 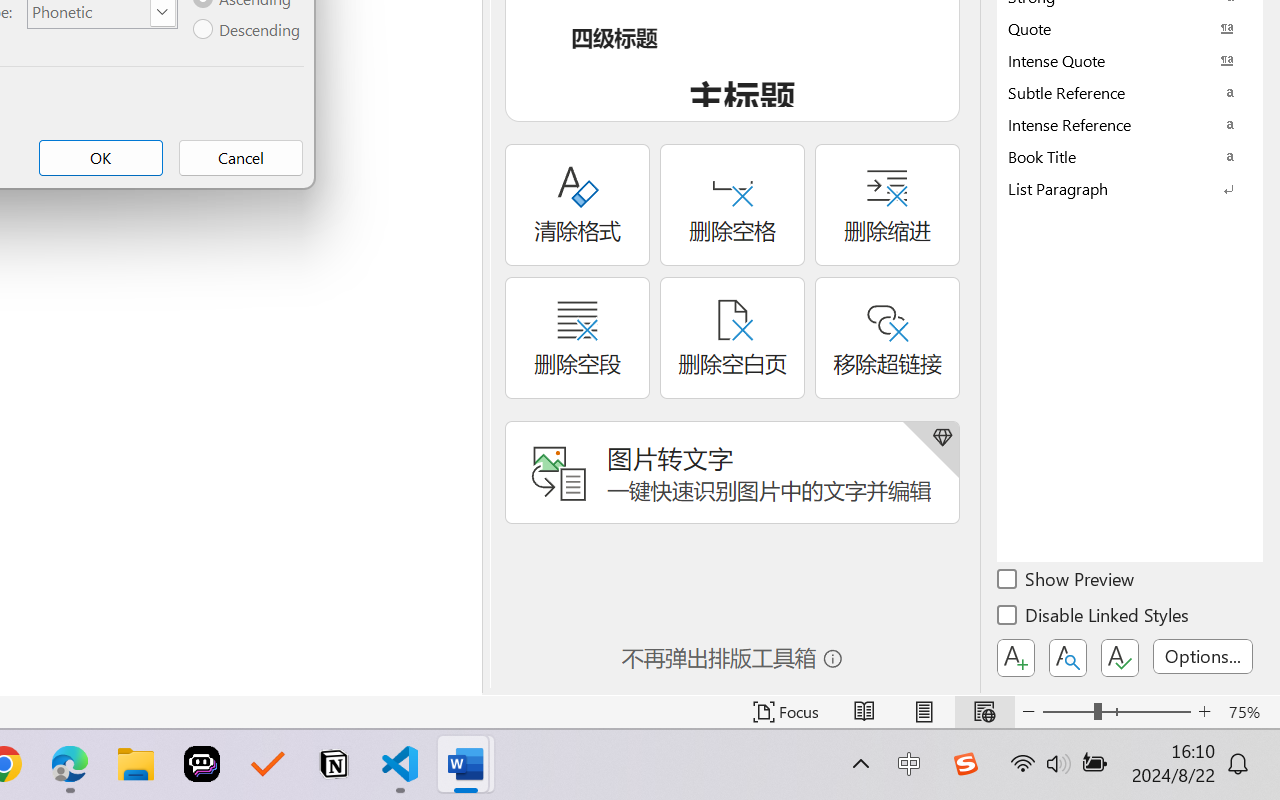 What do you see at coordinates (1094, 618) in the screenshot?
I see `'Disable Linked Styles'` at bounding box center [1094, 618].